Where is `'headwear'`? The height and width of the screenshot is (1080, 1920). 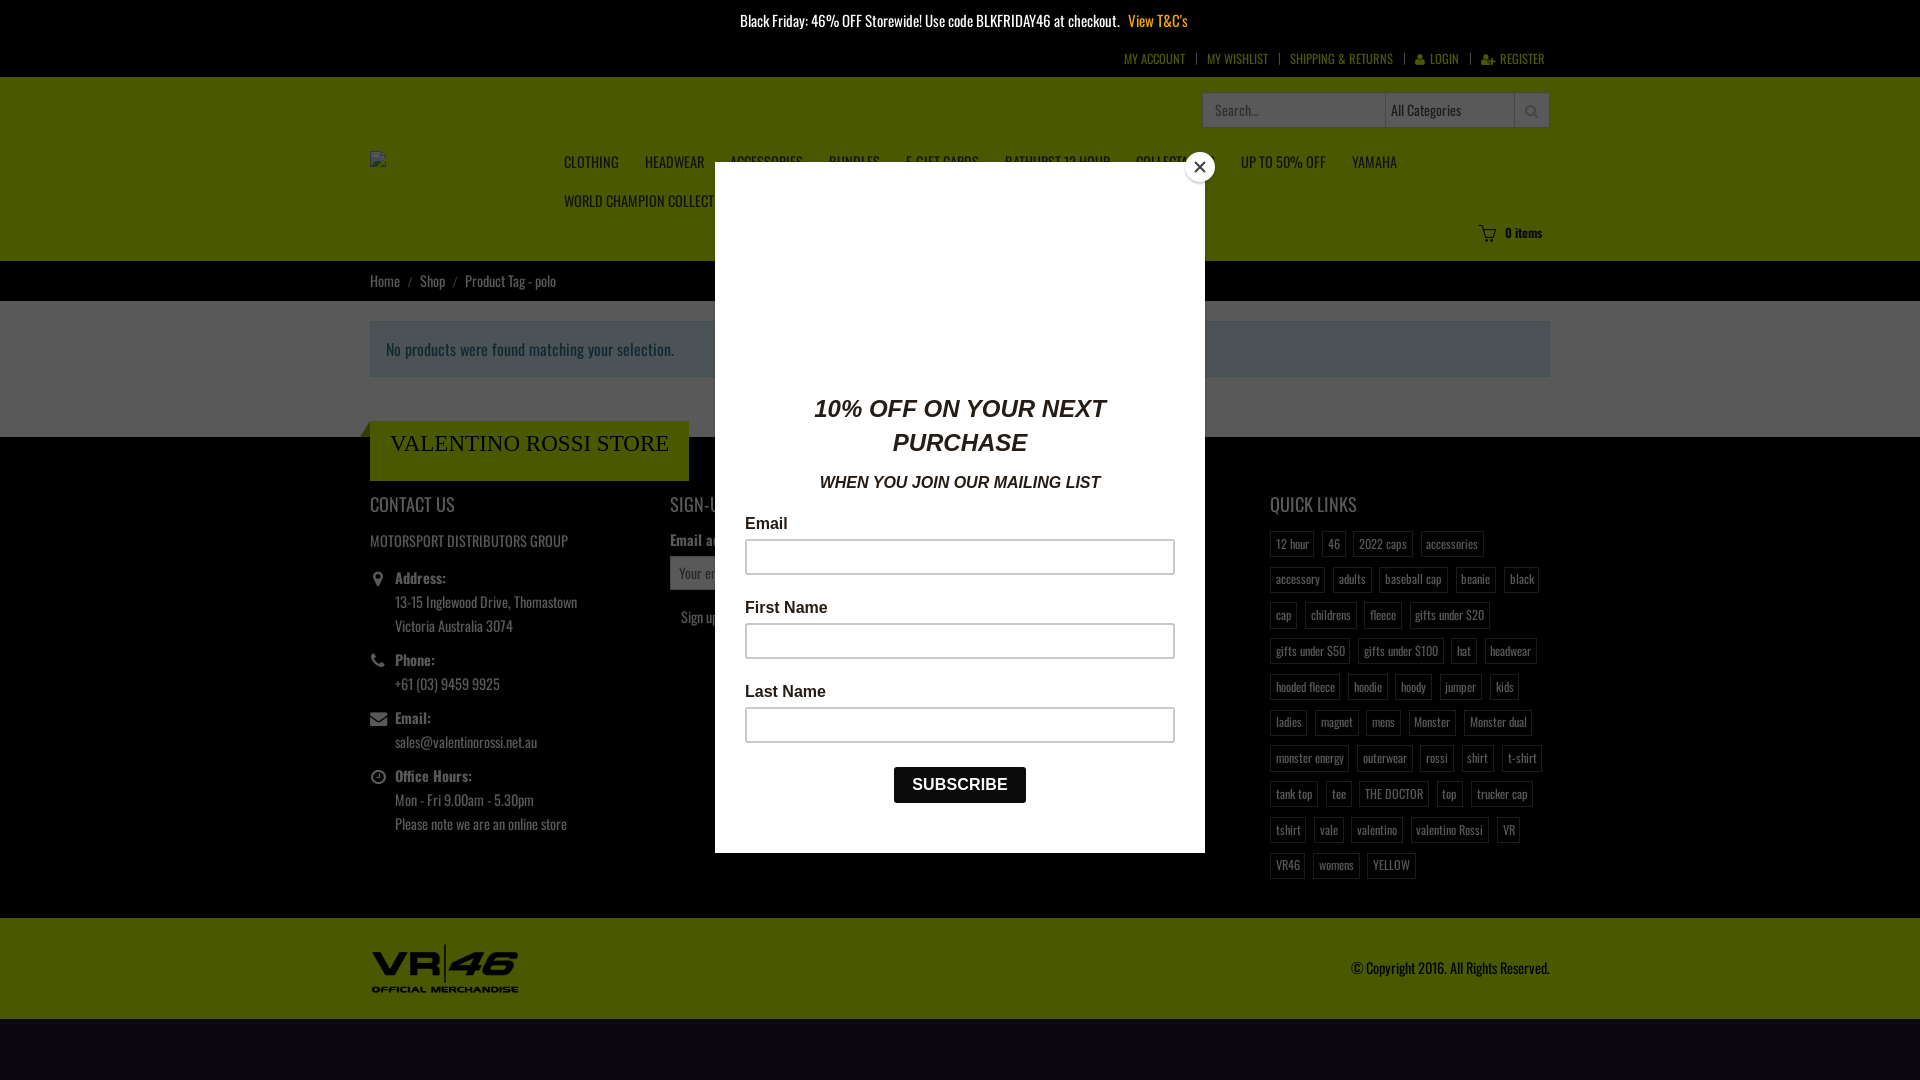
'headwear' is located at coordinates (1511, 651).